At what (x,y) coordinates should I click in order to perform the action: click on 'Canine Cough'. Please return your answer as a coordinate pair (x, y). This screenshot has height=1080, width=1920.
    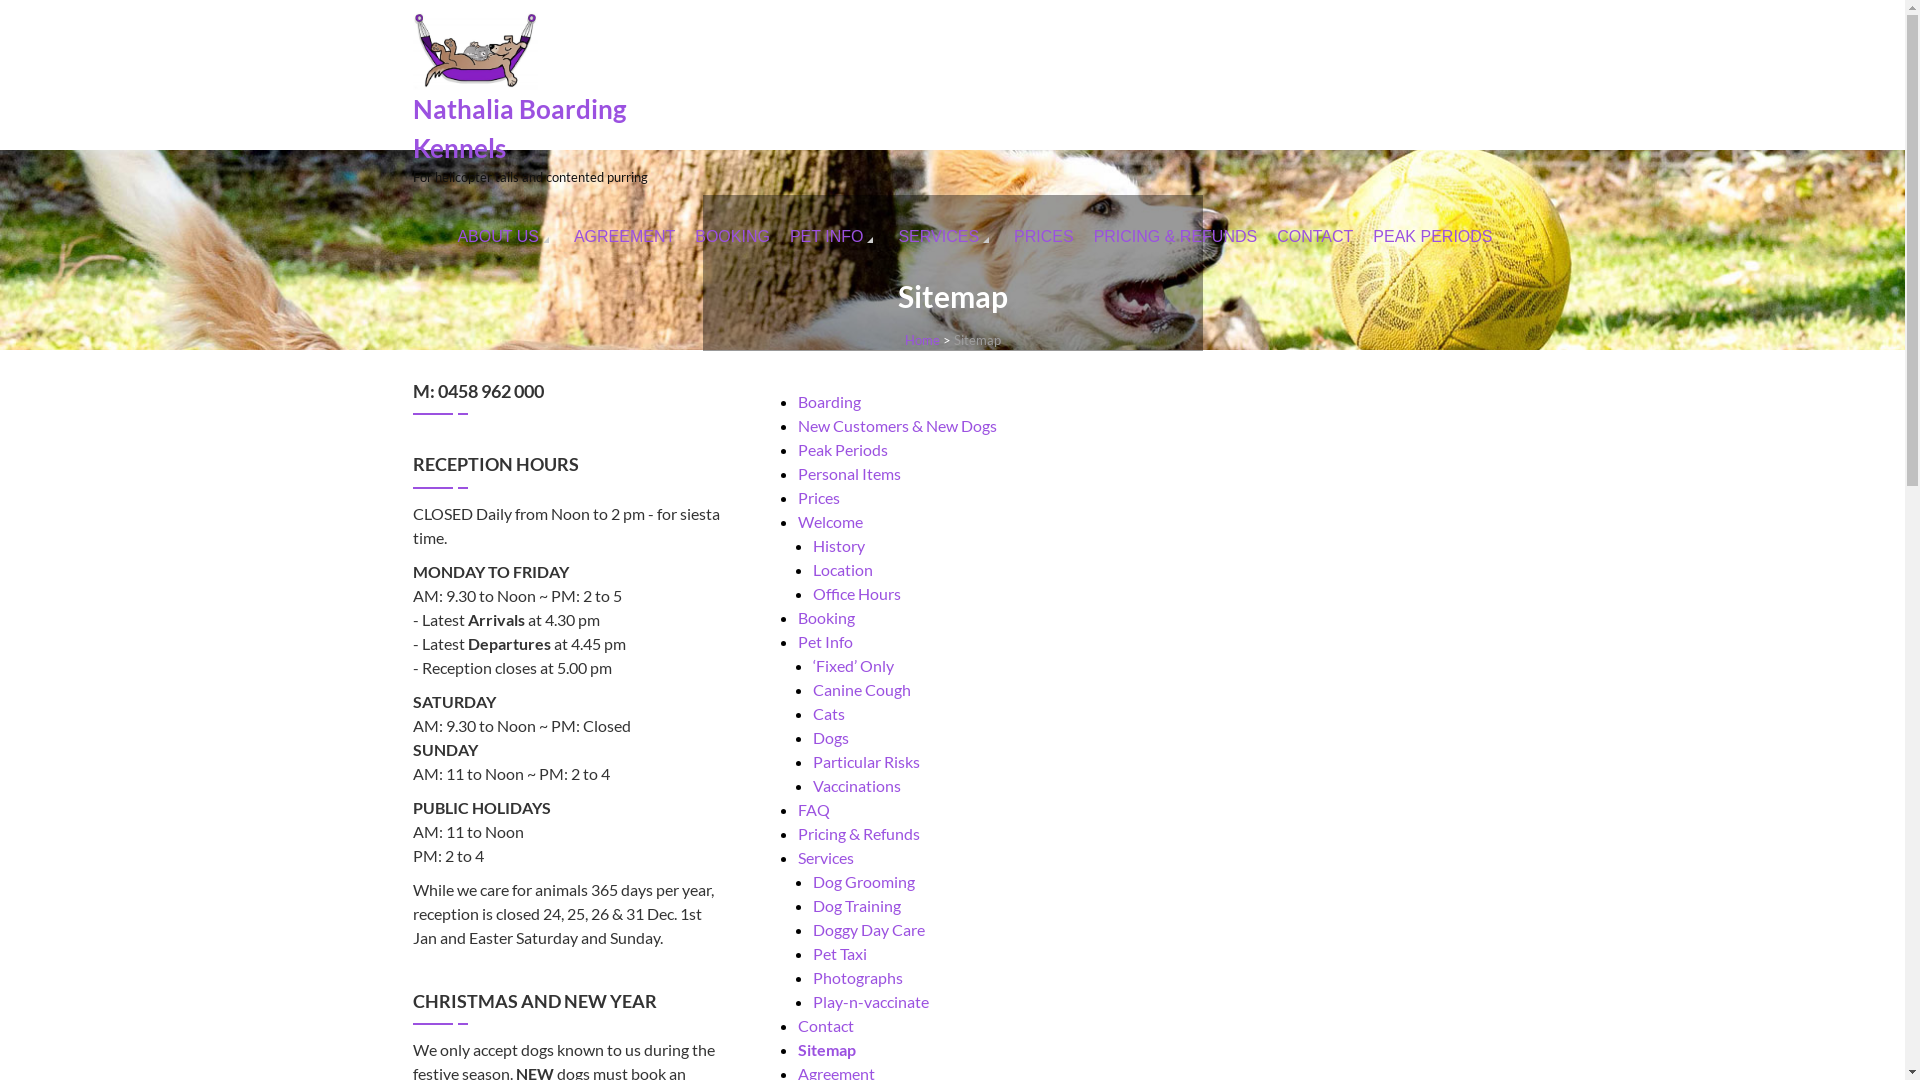
    Looking at the image, I should click on (862, 688).